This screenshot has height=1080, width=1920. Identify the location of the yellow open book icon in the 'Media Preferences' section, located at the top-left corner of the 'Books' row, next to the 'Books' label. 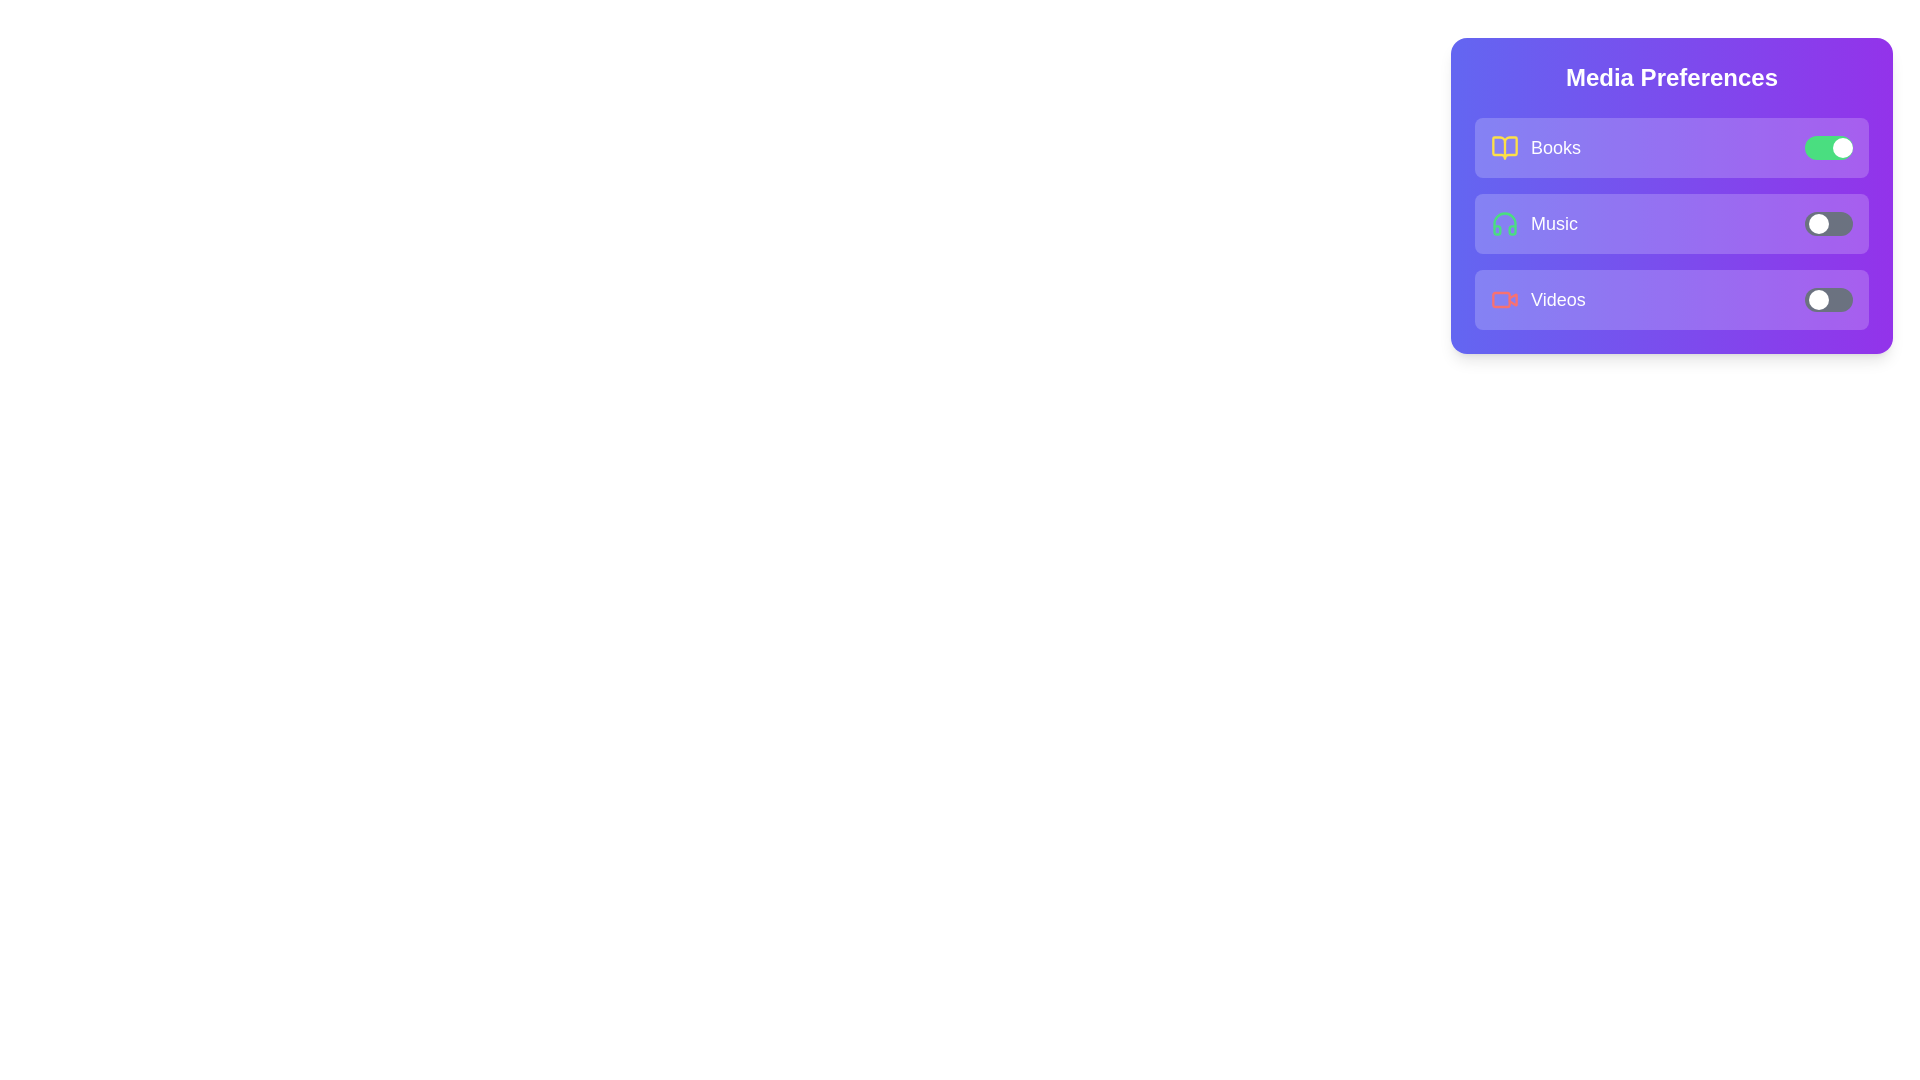
(1505, 146).